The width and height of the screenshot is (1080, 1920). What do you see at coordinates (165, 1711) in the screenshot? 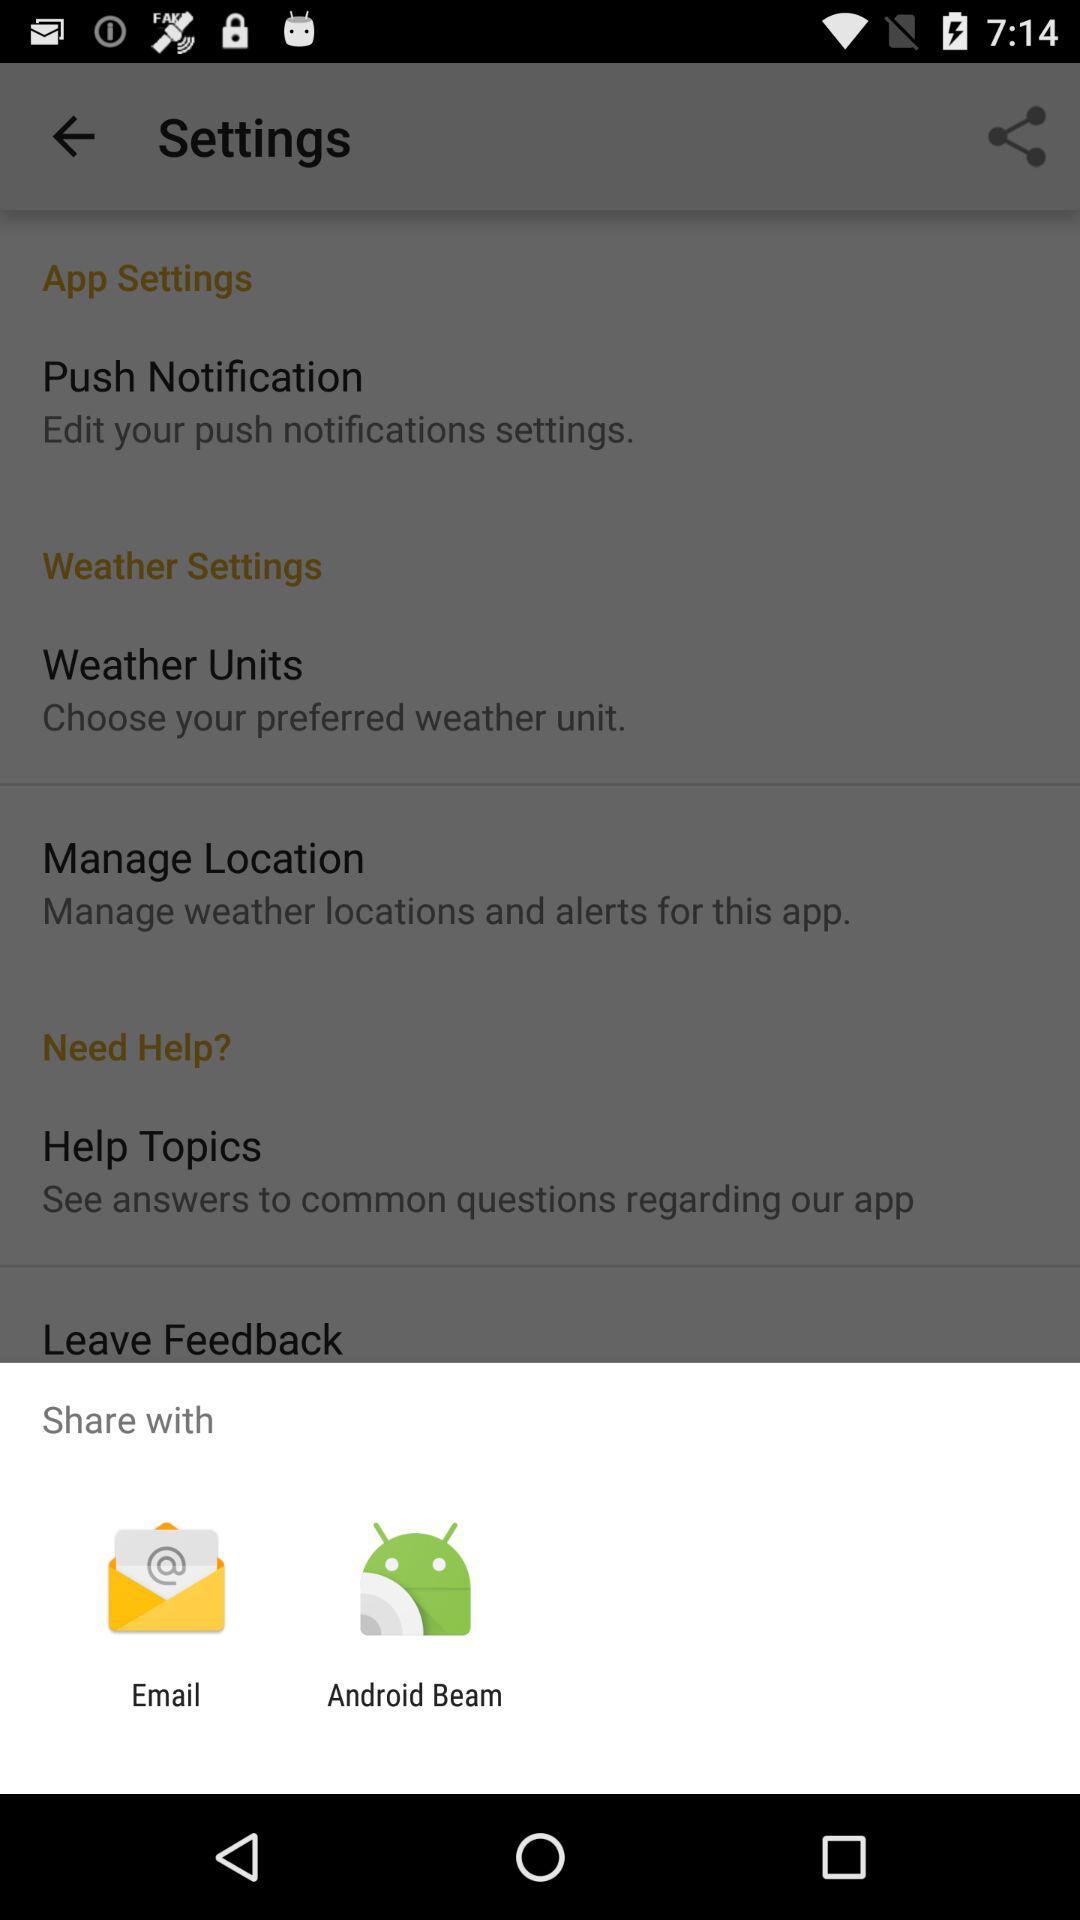
I see `the item to the left of android beam app` at bounding box center [165, 1711].